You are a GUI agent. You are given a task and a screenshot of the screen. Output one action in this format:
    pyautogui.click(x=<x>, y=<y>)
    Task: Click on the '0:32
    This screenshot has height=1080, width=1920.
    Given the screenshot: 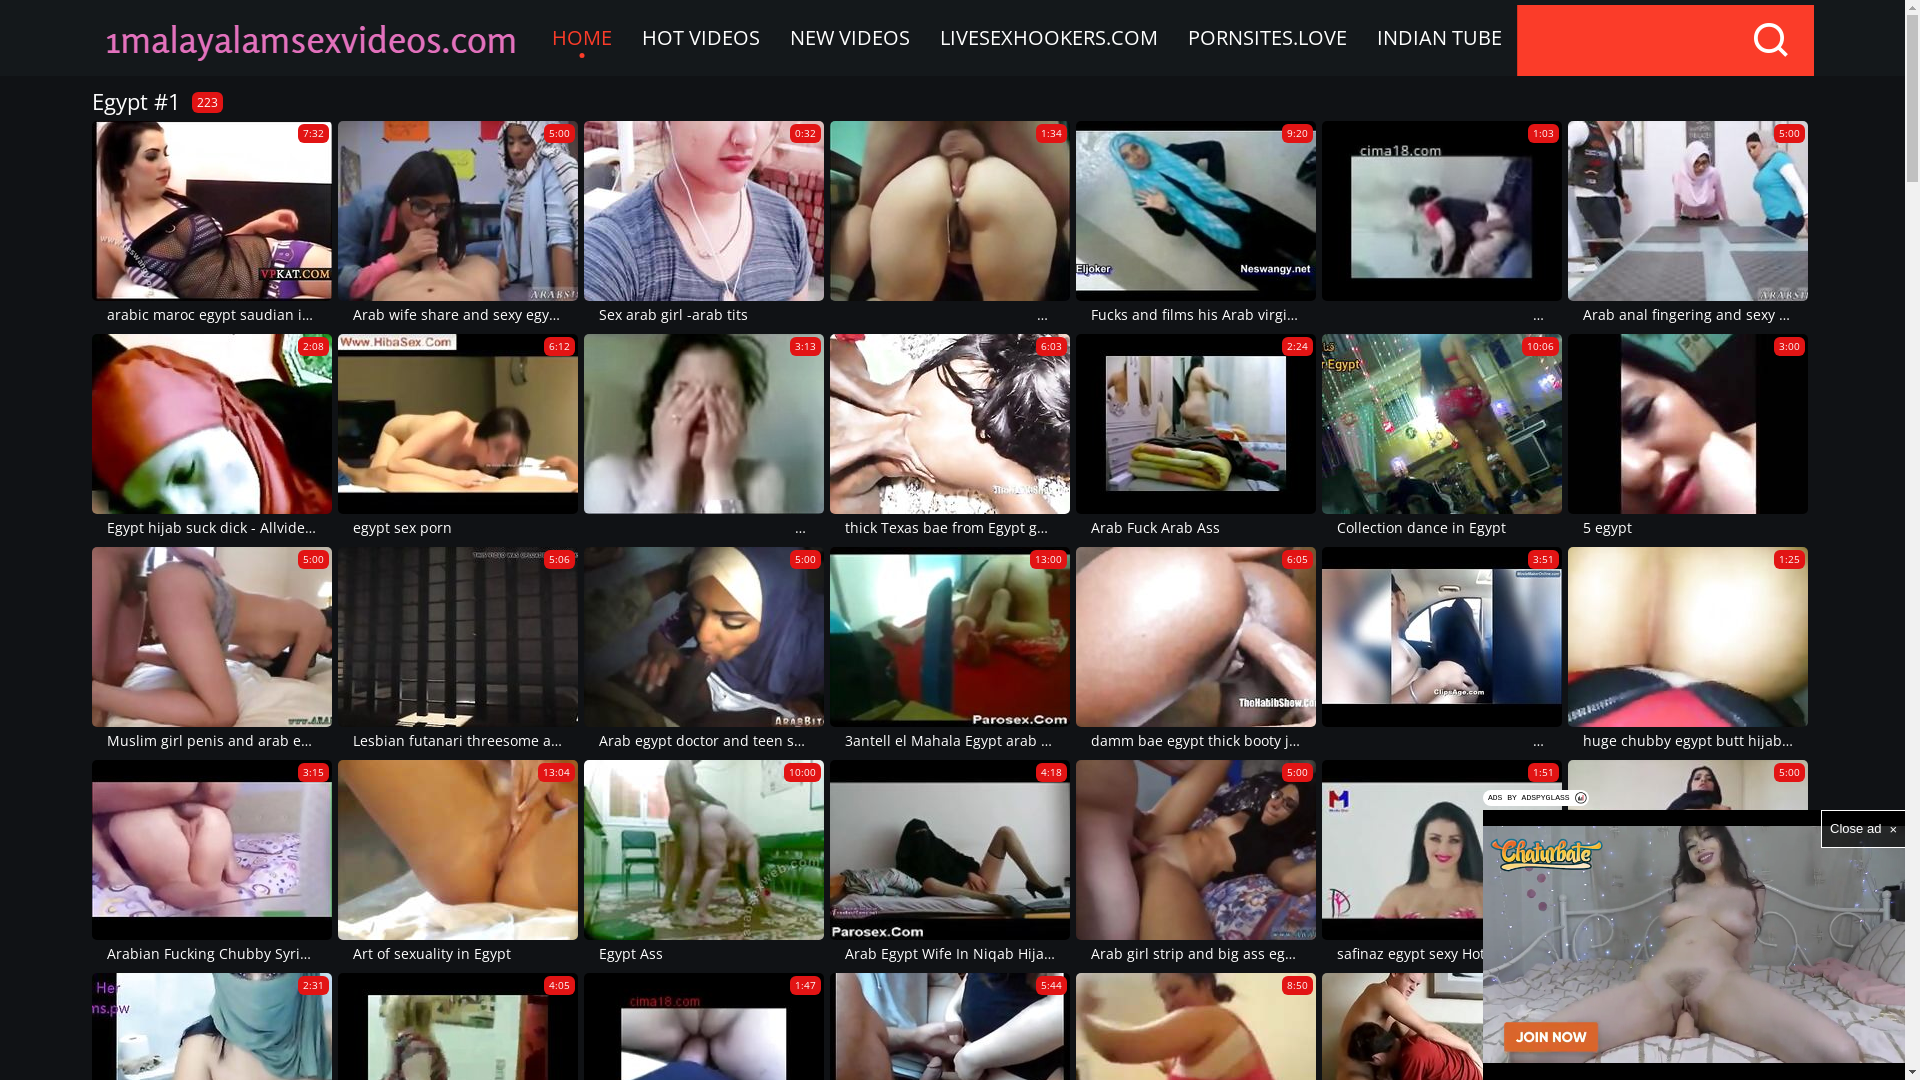 What is the action you would take?
    pyautogui.click(x=704, y=224)
    